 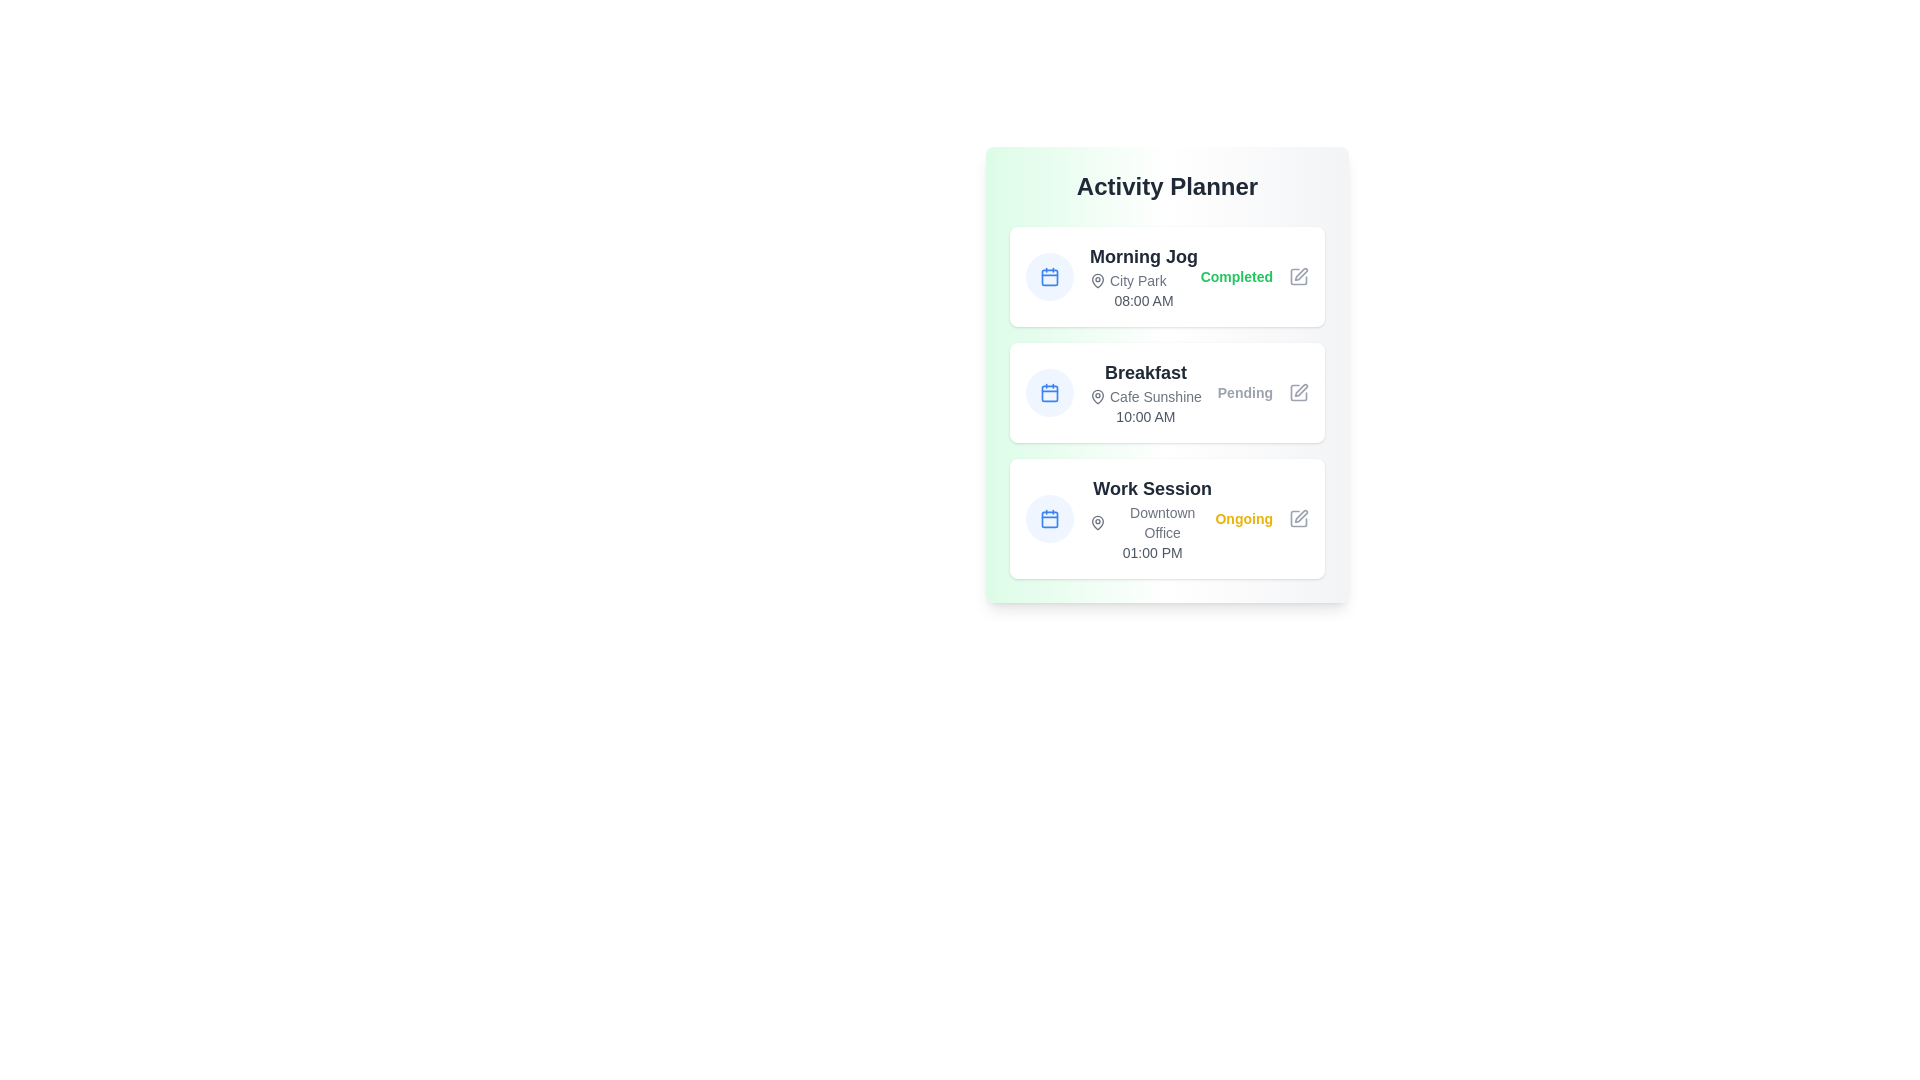 I want to click on the Location marker icon, which is a pin-shaped icon located to the left of the text 'City Park' in the 'Morning Jog' planner entry, so click(x=1097, y=281).